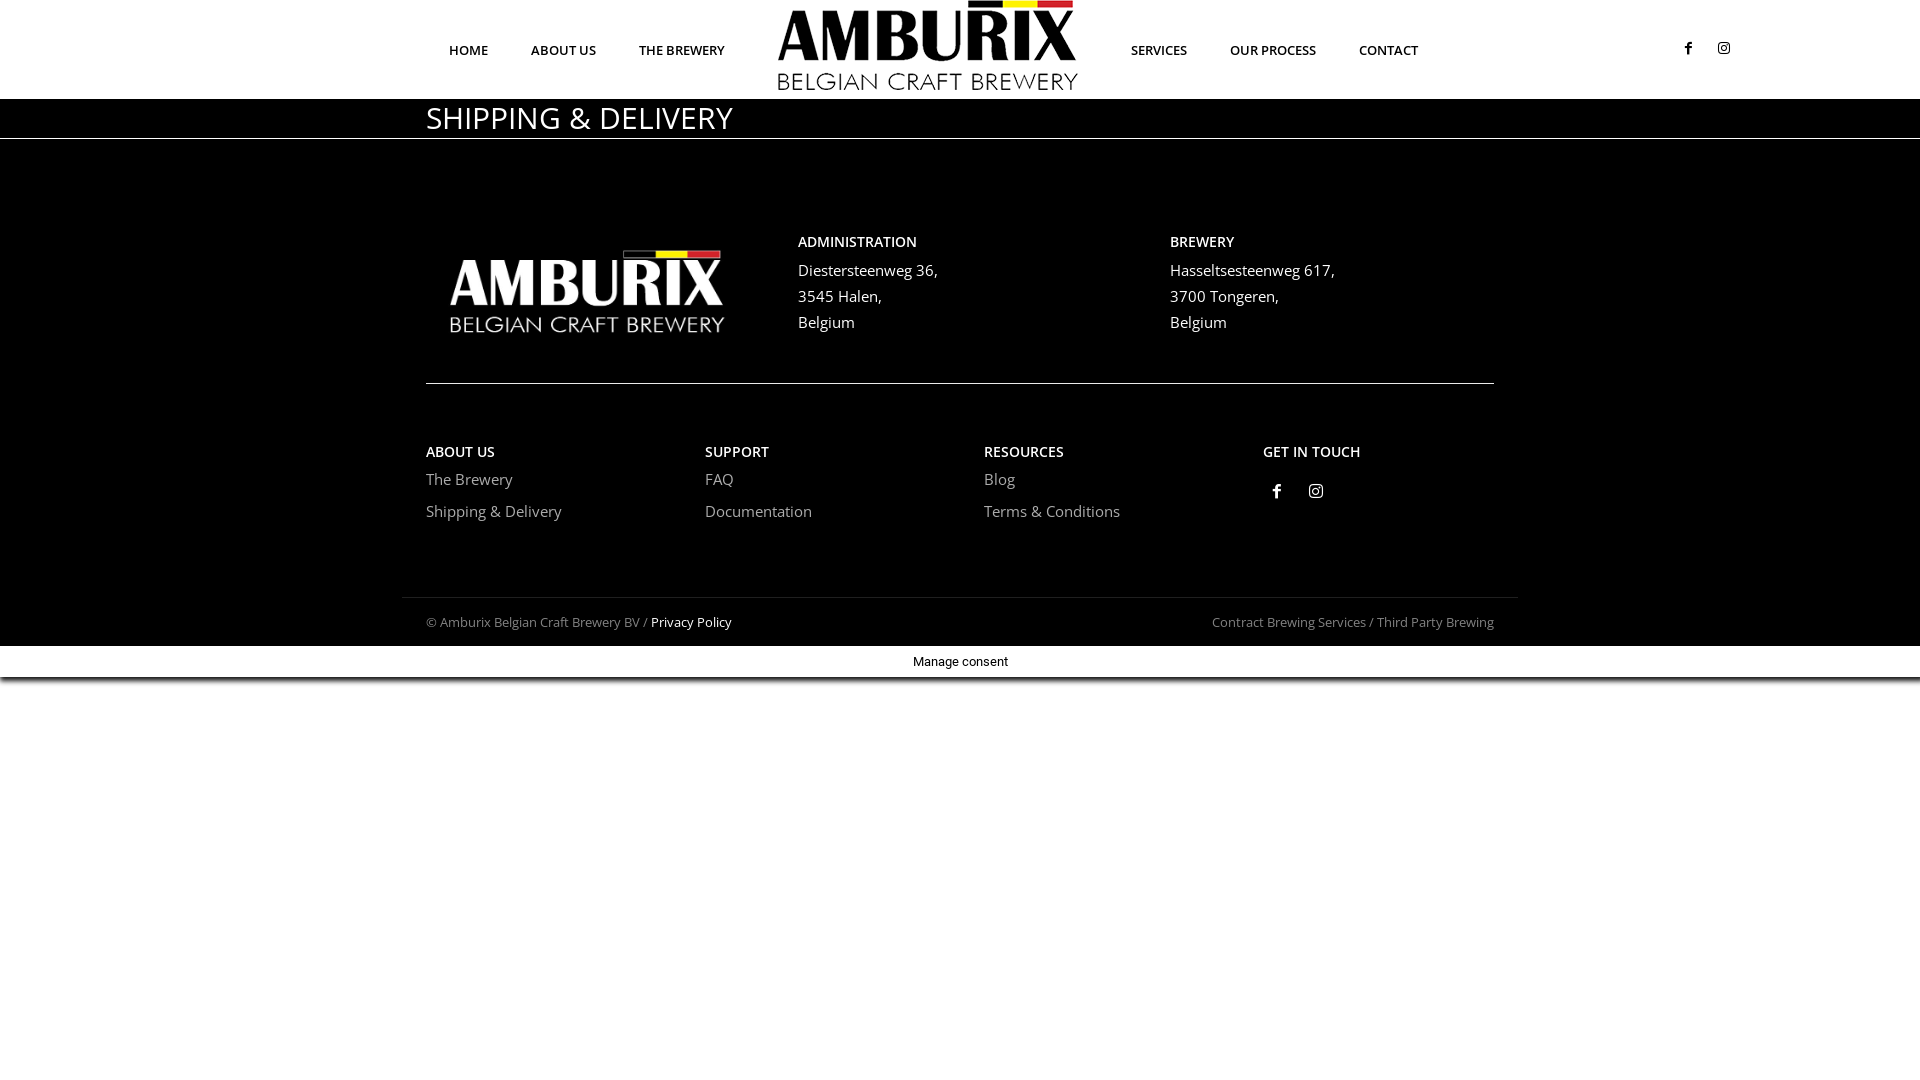  What do you see at coordinates (467, 49) in the screenshot?
I see `'HOME'` at bounding box center [467, 49].